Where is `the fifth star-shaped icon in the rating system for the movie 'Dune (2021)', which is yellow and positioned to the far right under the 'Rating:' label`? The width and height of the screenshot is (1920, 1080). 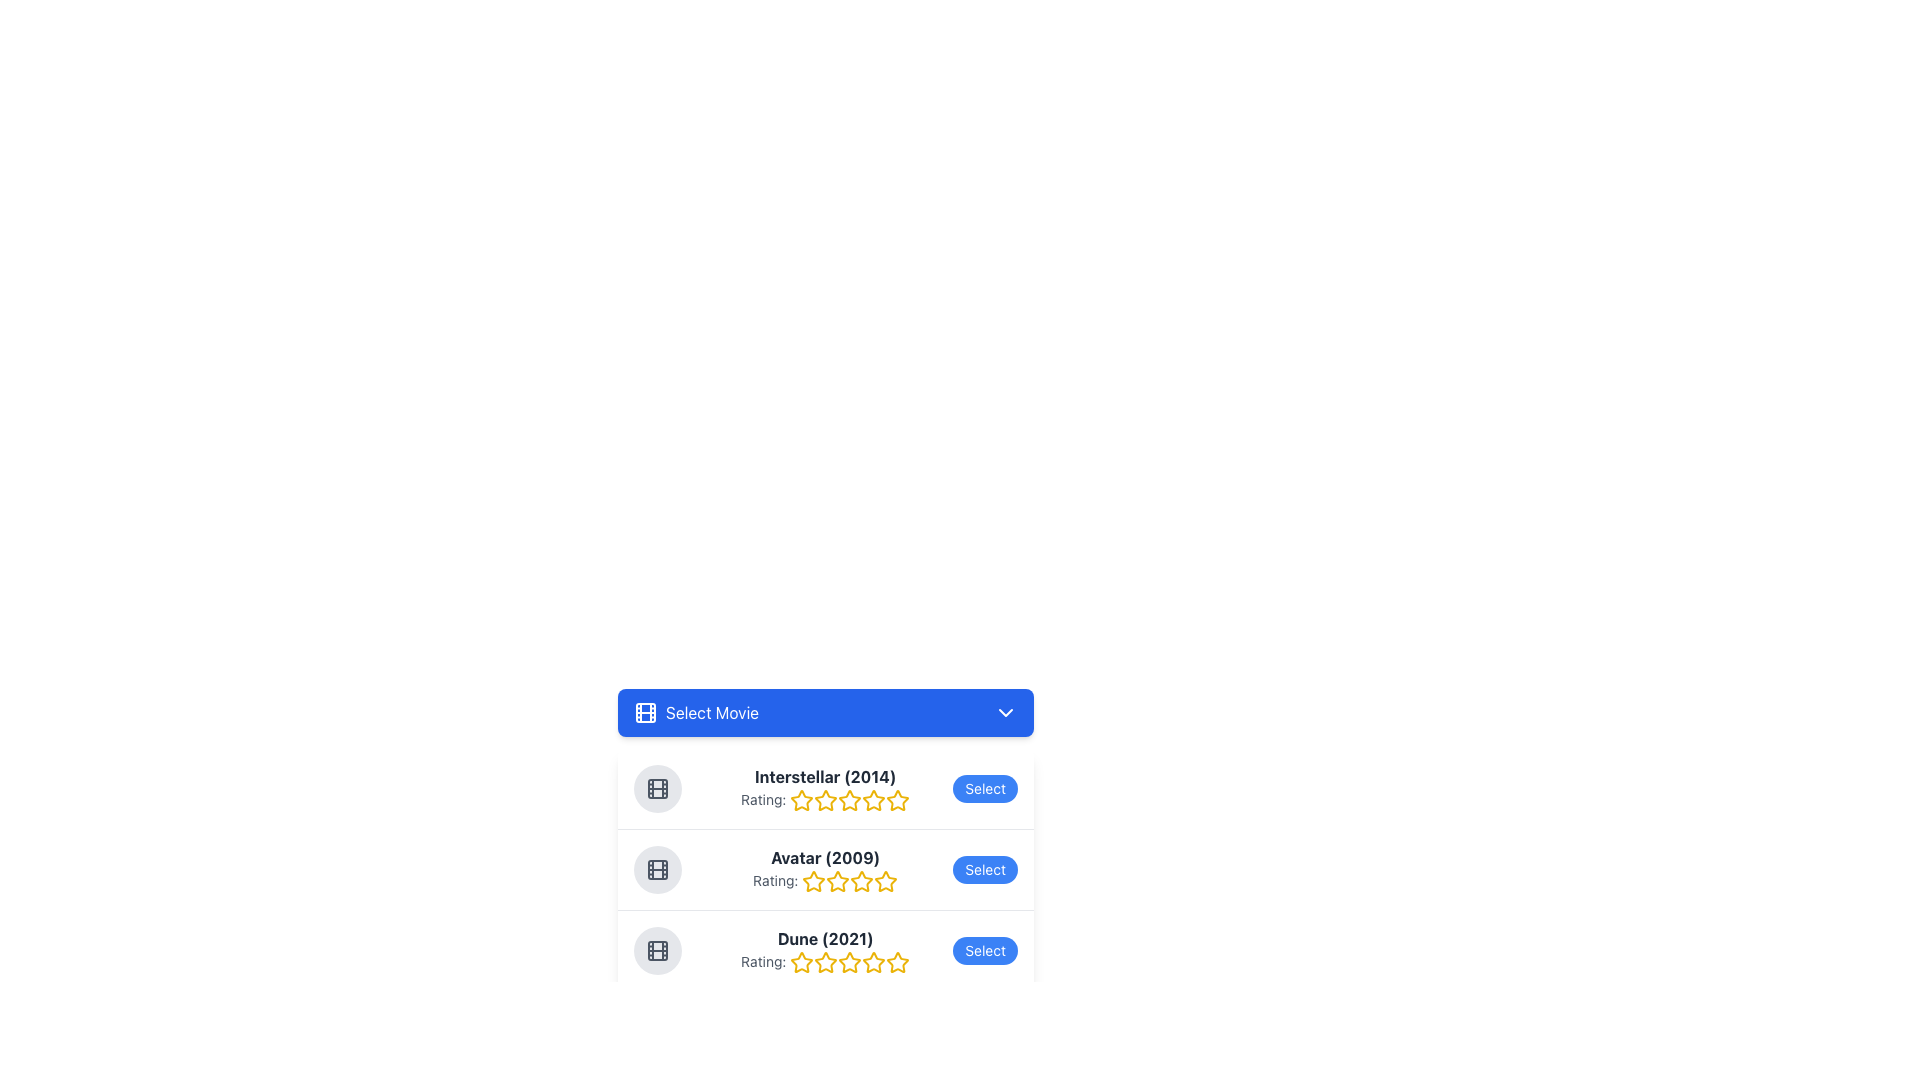 the fifth star-shaped icon in the rating system for the movie 'Dune (2021)', which is yellow and positioned to the far right under the 'Rating:' label is located at coordinates (897, 962).